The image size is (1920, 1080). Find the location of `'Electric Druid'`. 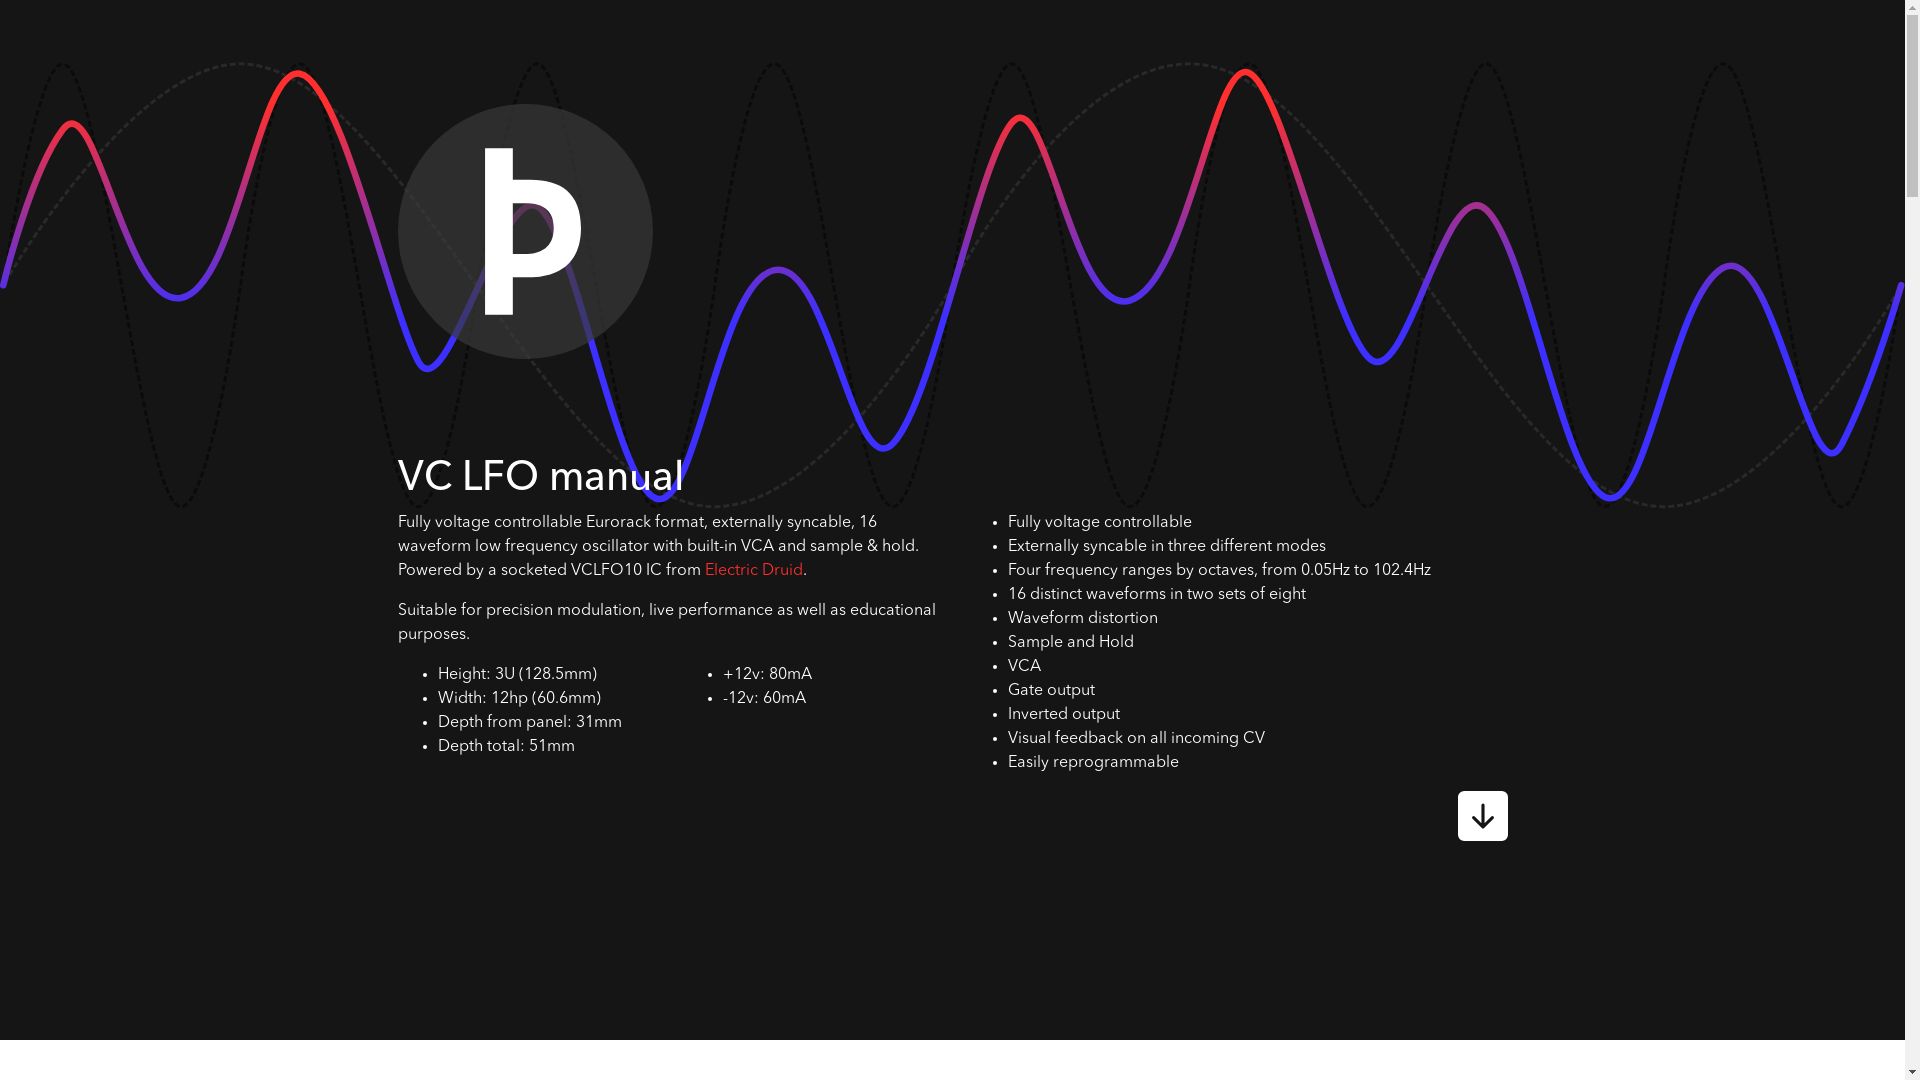

'Electric Druid' is located at coordinates (752, 570).